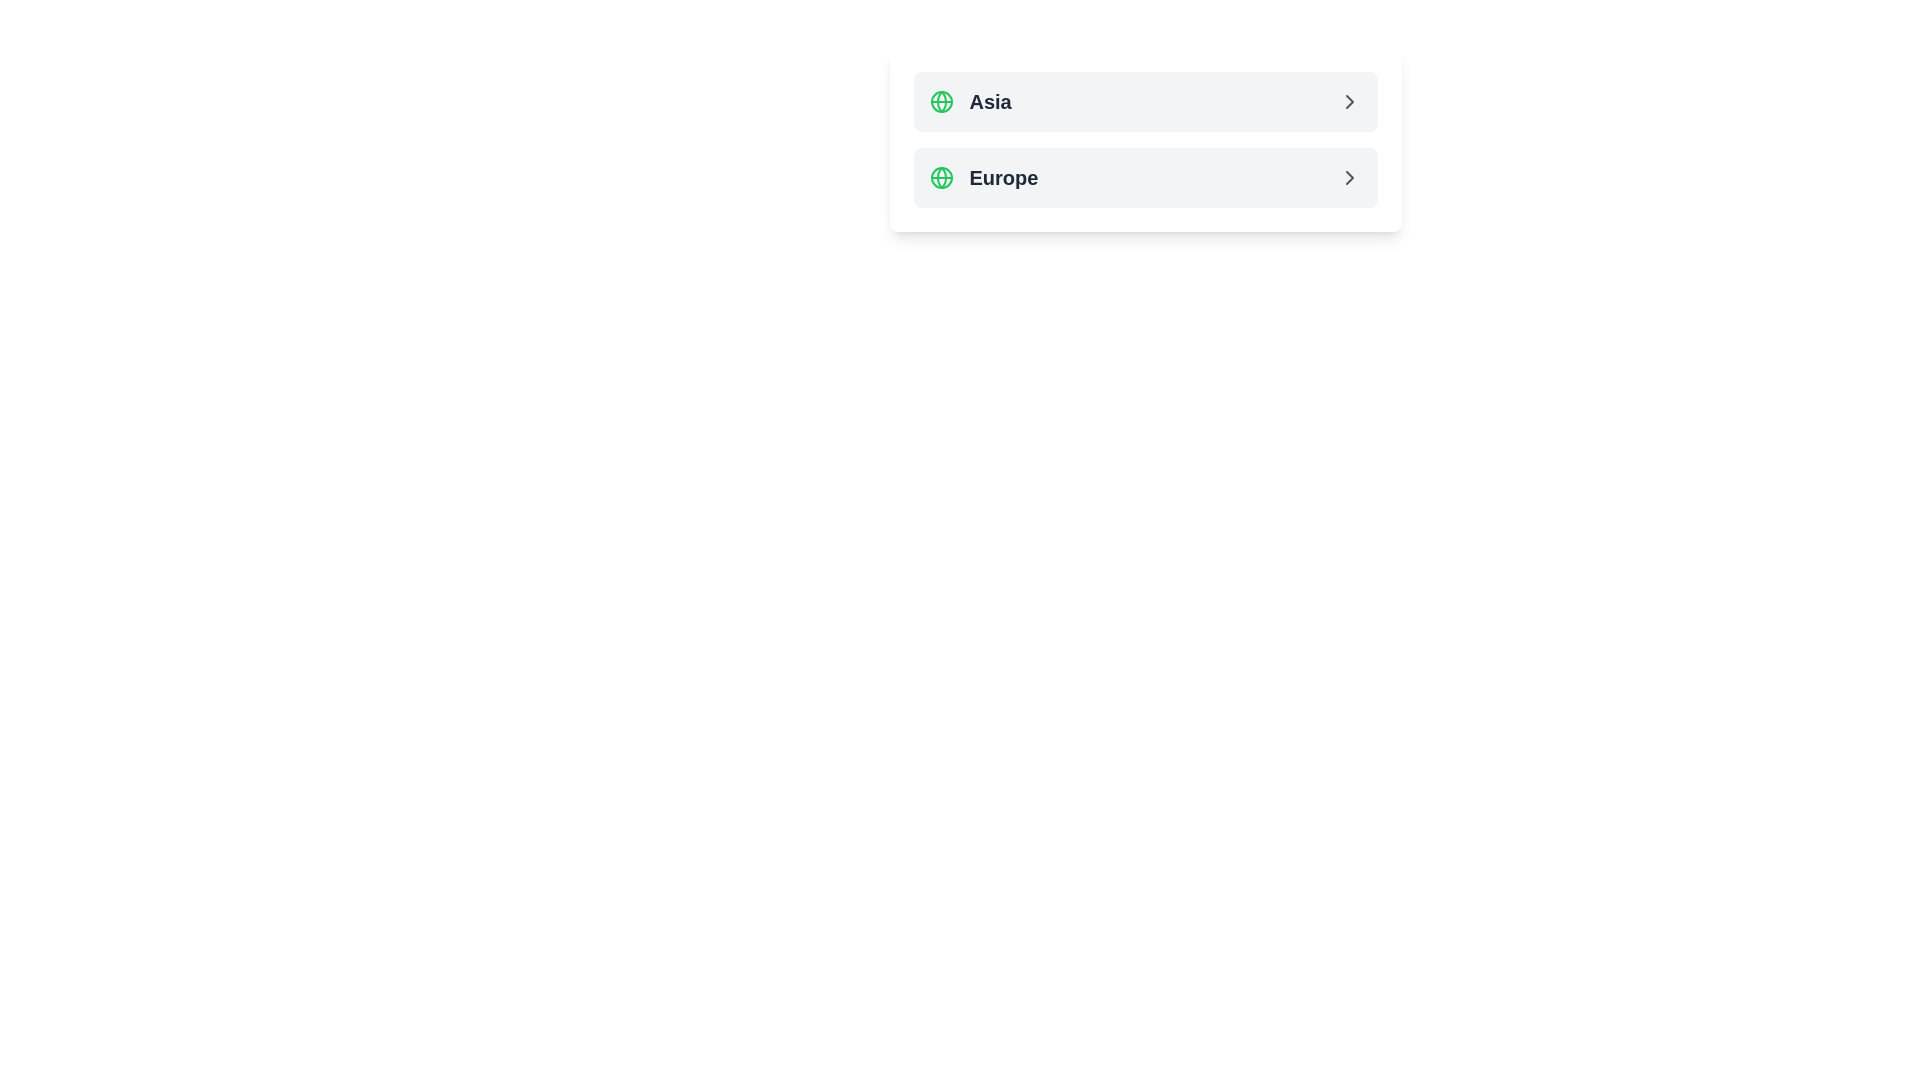  What do you see at coordinates (1003, 176) in the screenshot?
I see `the 'Europe' text label for reading by moving the cursor to its center point` at bounding box center [1003, 176].